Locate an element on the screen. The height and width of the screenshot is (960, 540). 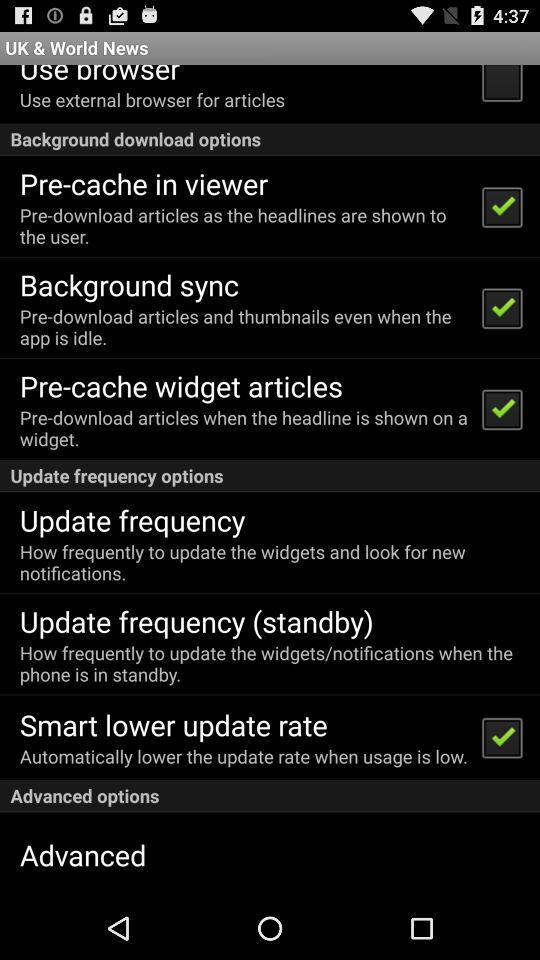
the item above pre download articles is located at coordinates (129, 283).